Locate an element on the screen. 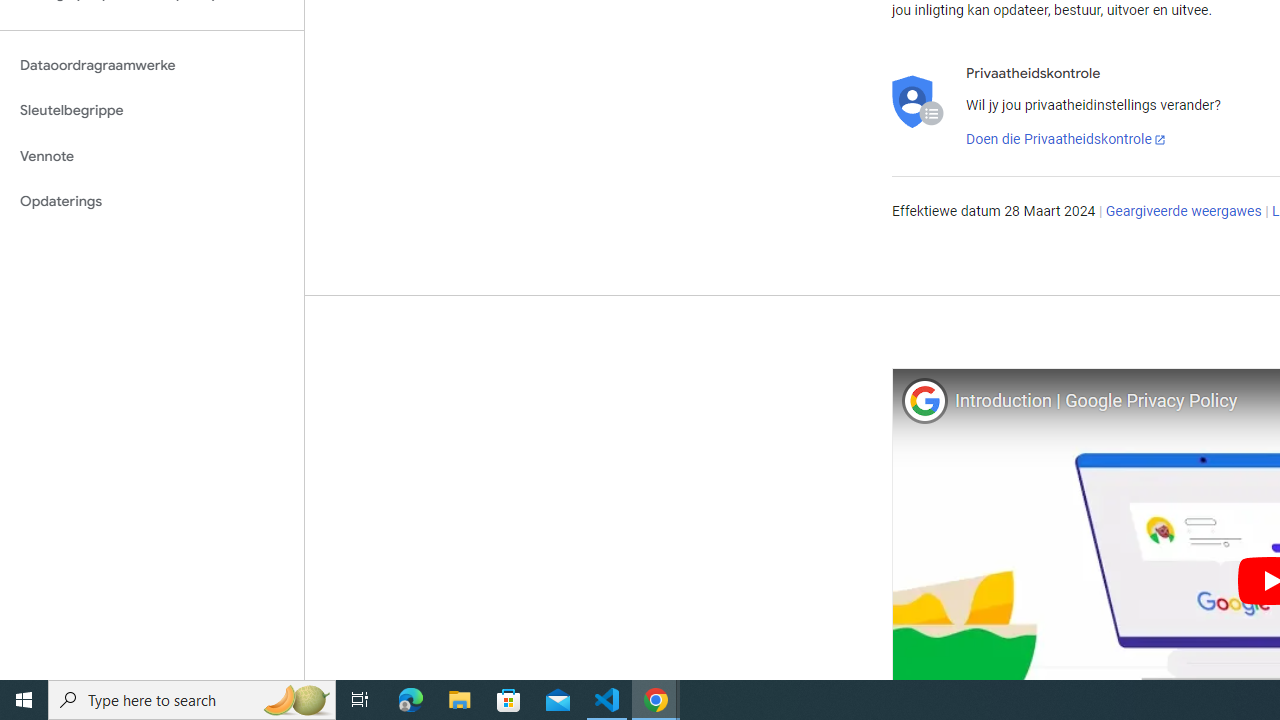 This screenshot has width=1280, height=720. 'Opdaterings' is located at coordinates (151, 201).